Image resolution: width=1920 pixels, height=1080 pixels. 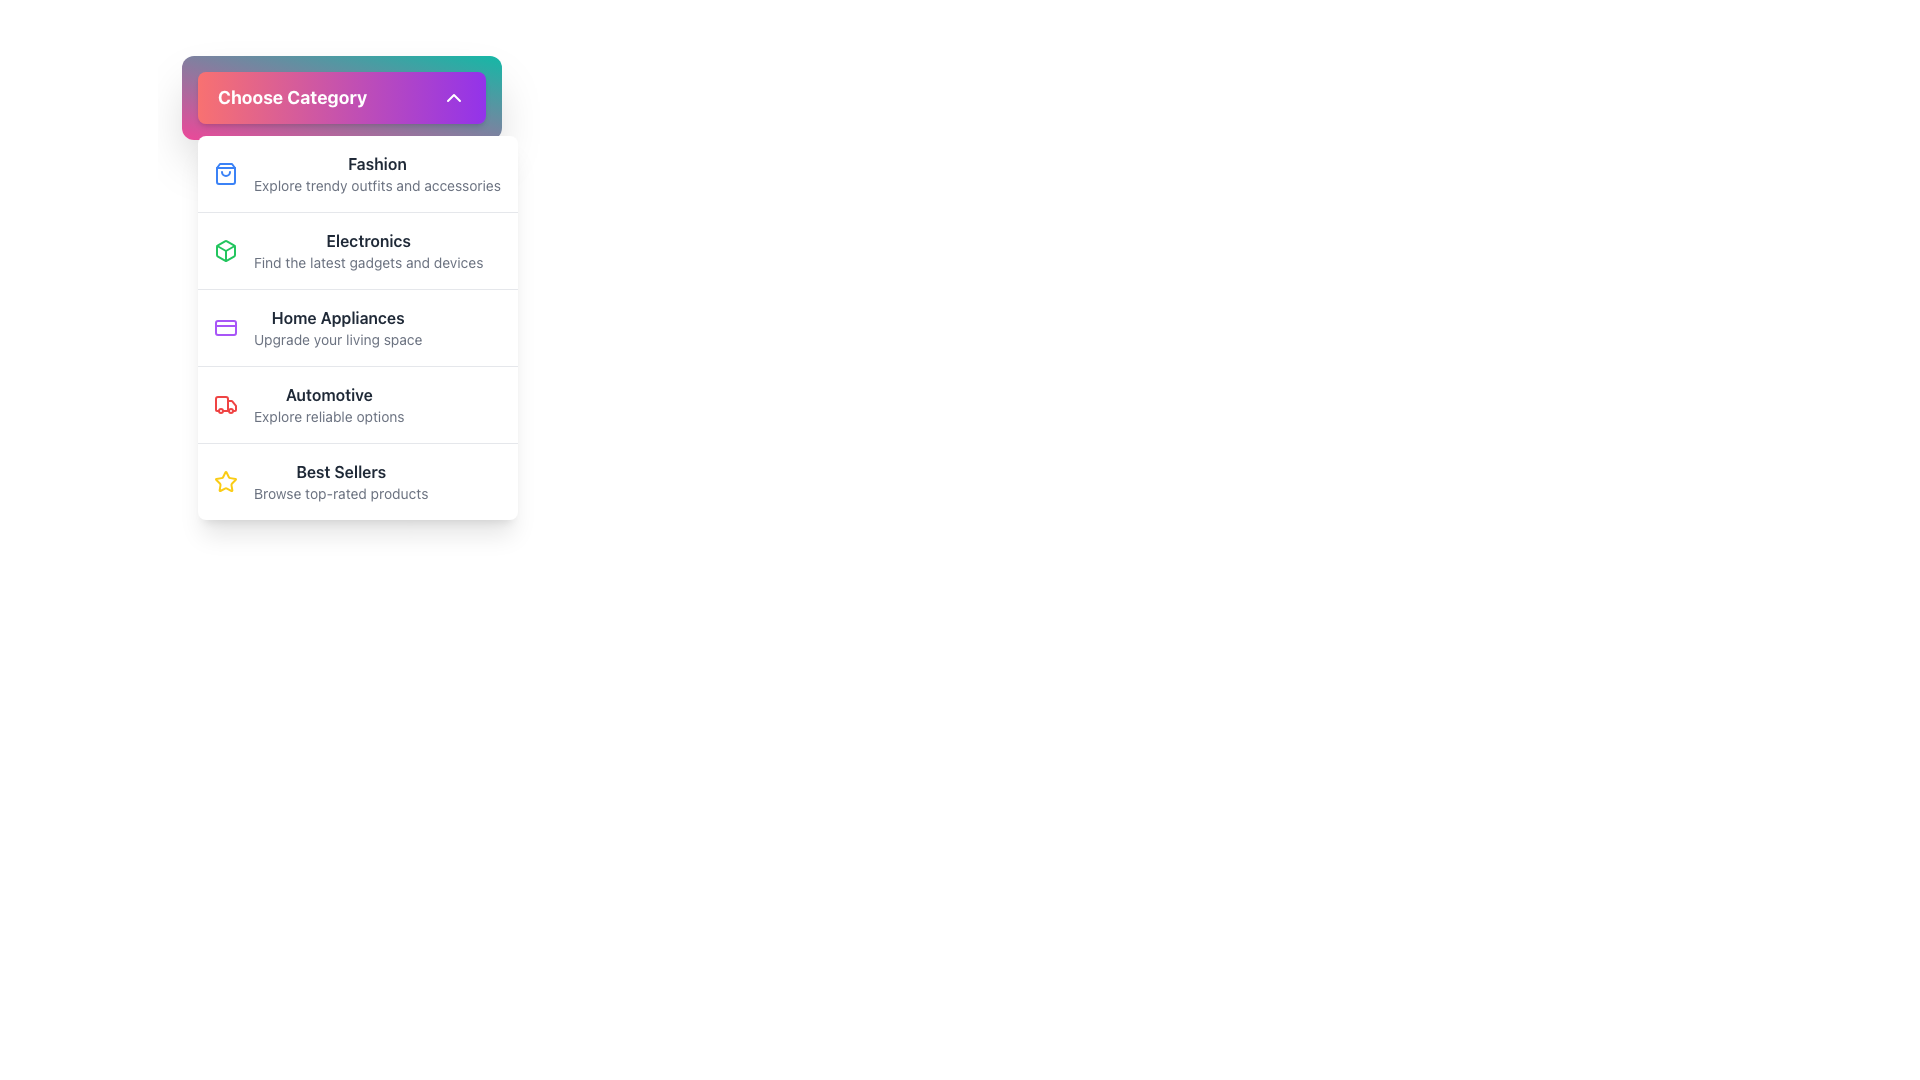 I want to click on the Text label that provides additional context for the 'Home Appliances' menu item located below its title in the menu list, so click(x=338, y=338).